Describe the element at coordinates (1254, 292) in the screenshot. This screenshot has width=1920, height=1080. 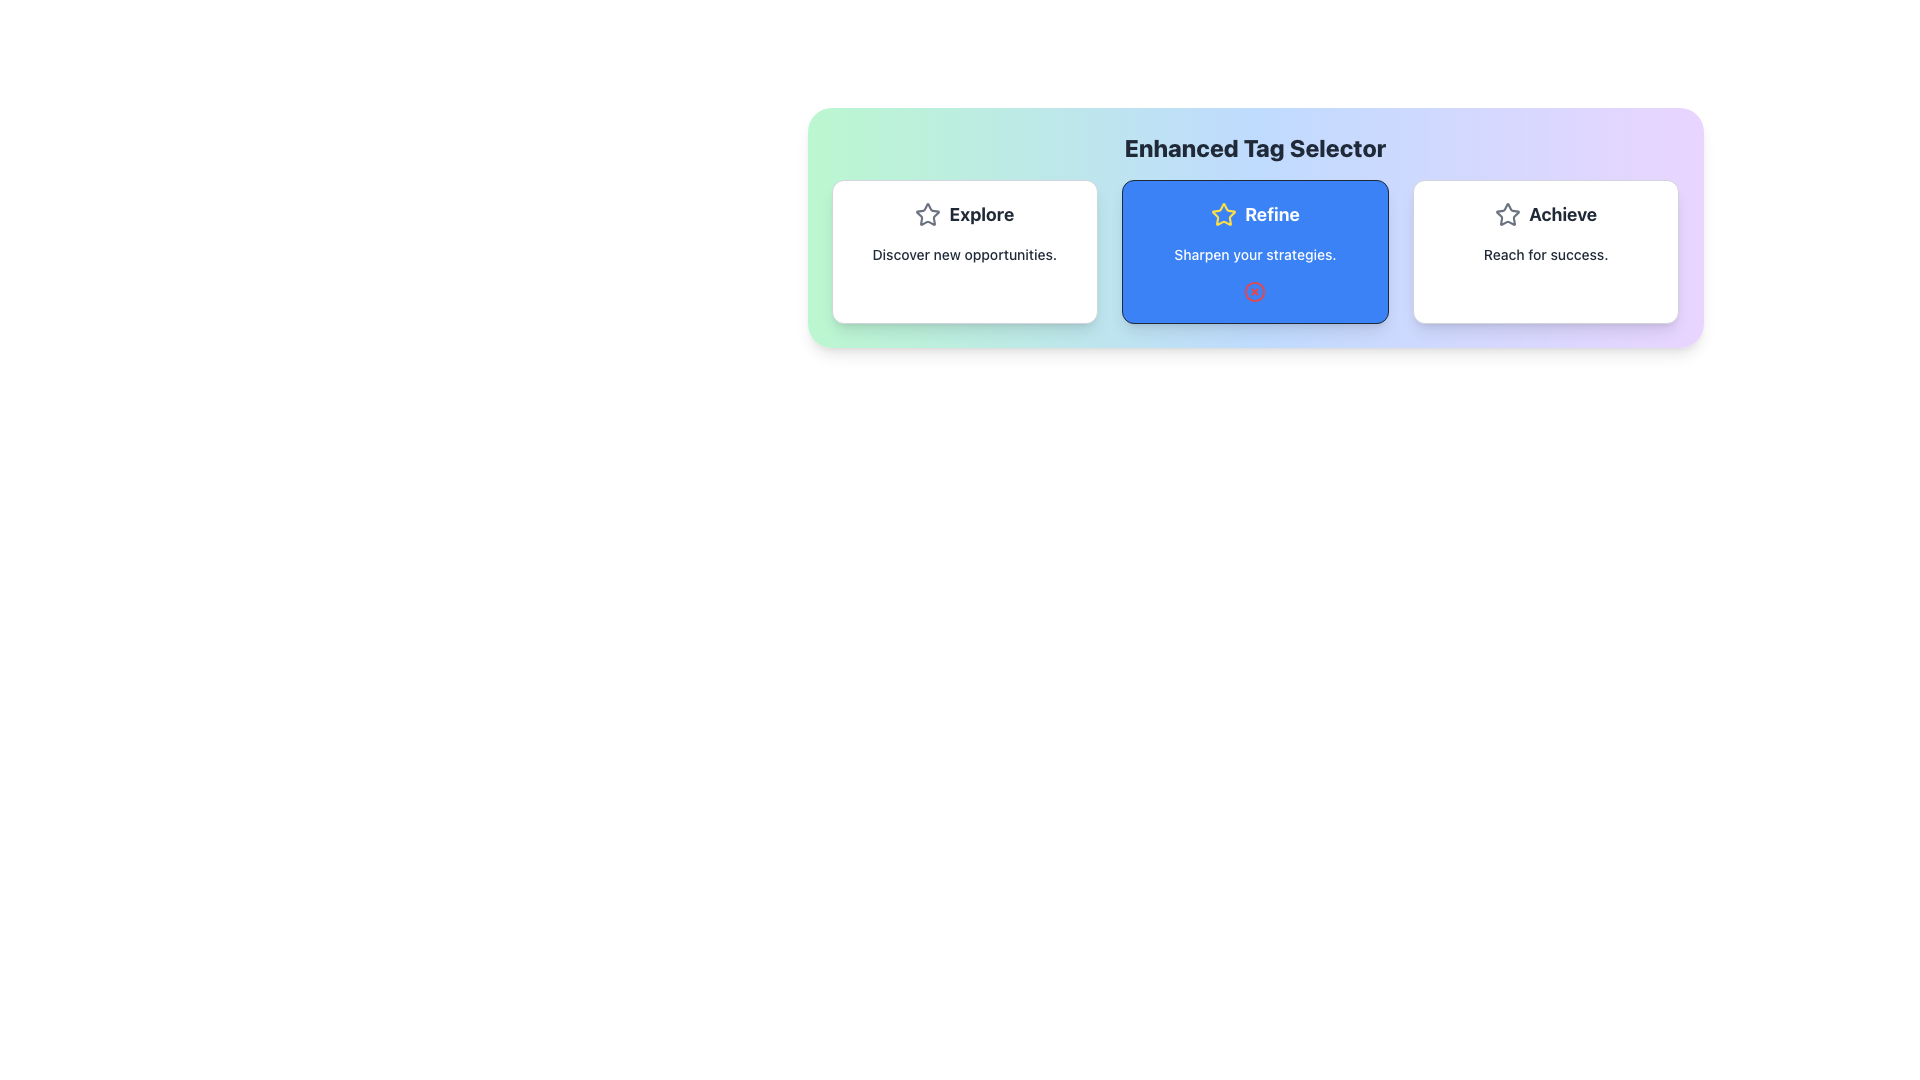
I see `the red circular Close icon with a cross in the middle, located in the lower central part of the 'Refine' card under the text 'Sharpen your strategies.'` at that location.